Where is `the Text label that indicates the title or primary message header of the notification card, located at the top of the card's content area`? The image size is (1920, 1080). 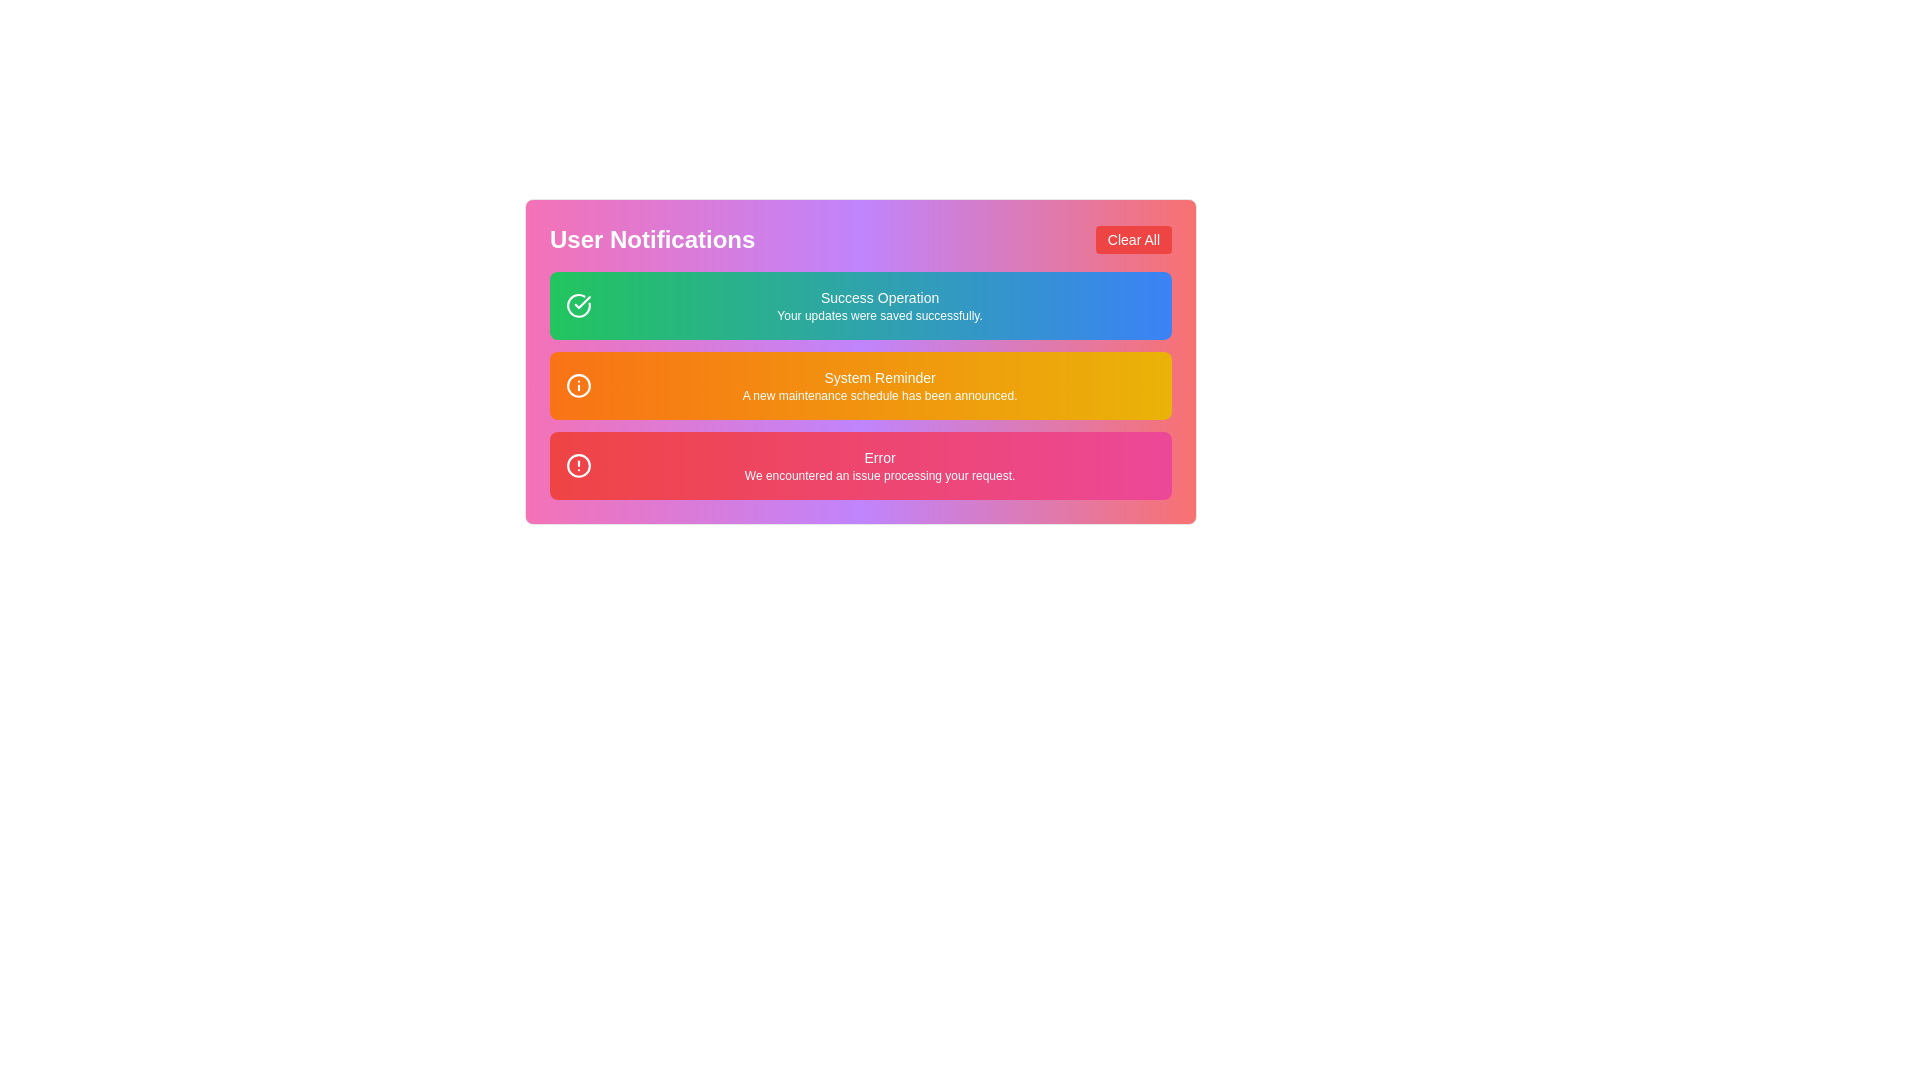 the Text label that indicates the title or primary message header of the notification card, located at the top of the card's content area is located at coordinates (880, 458).